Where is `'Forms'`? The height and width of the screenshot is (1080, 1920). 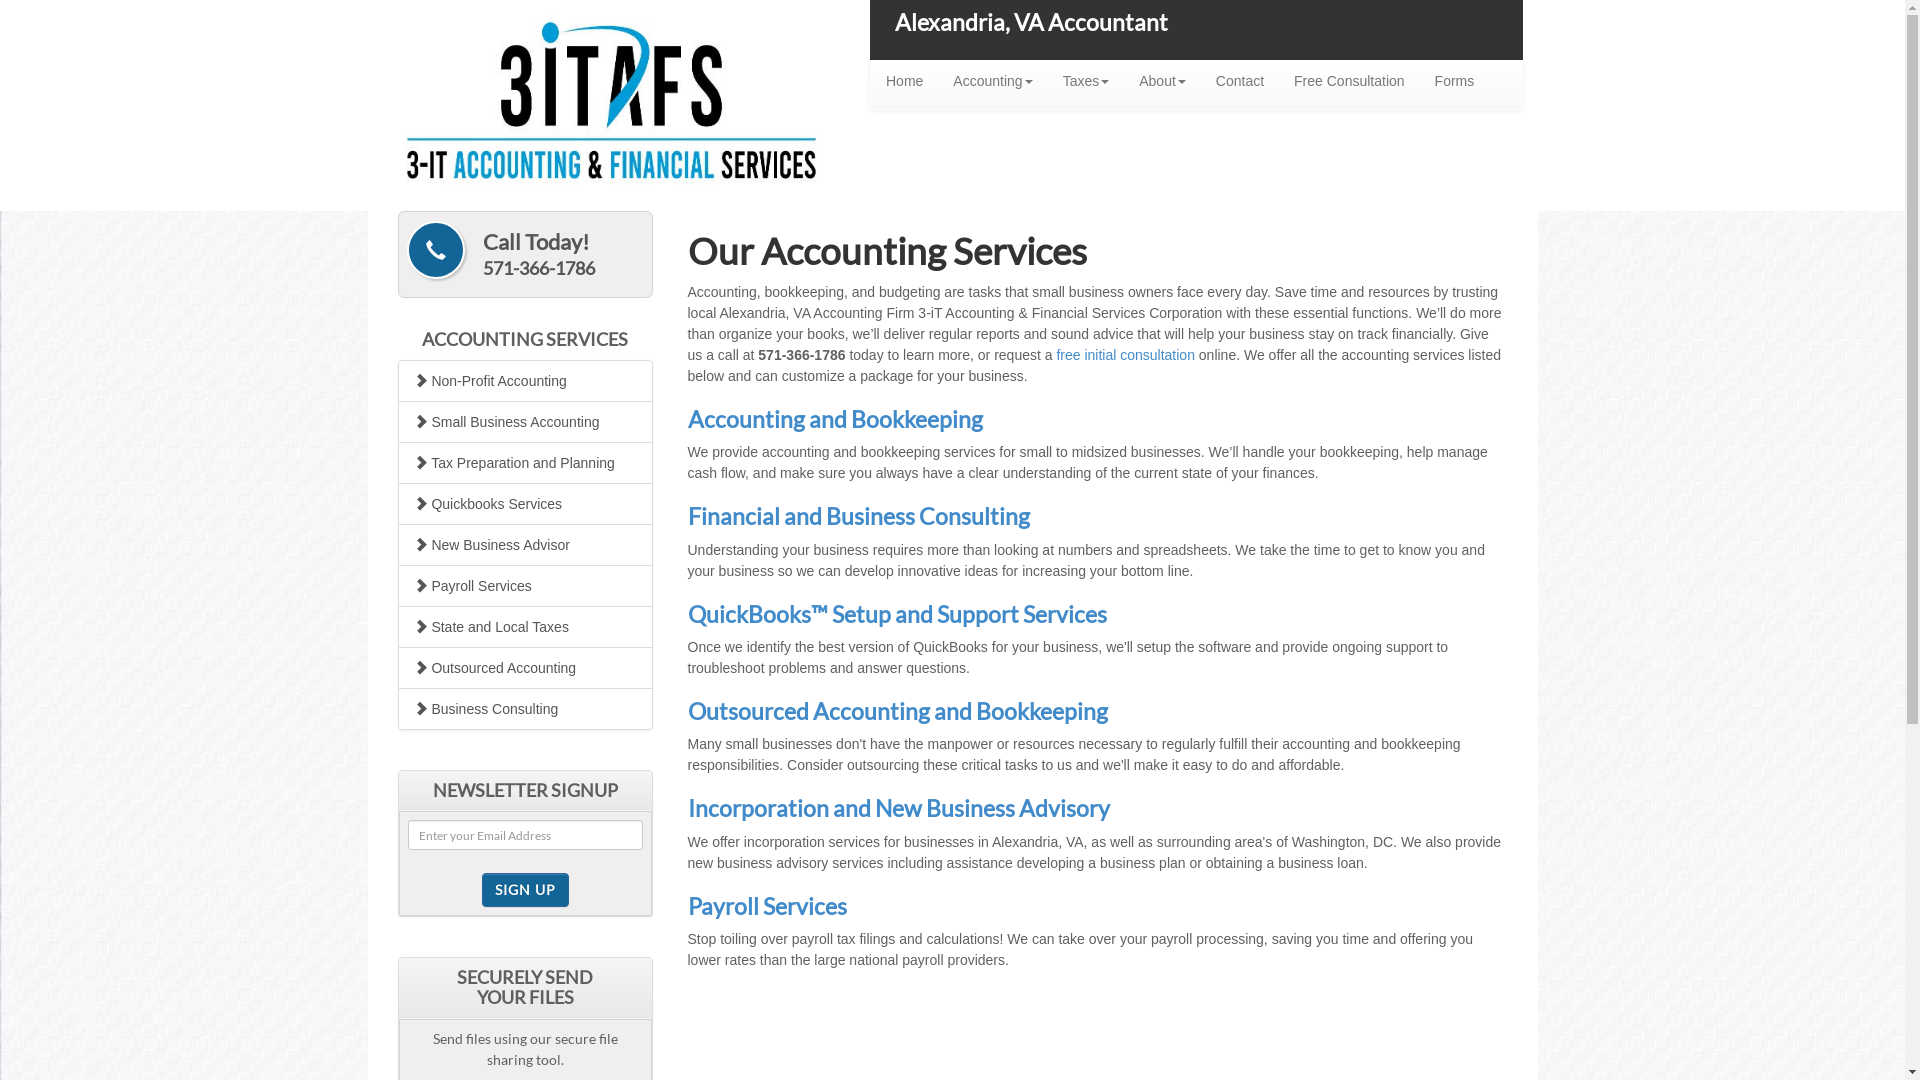 'Forms' is located at coordinates (1454, 80).